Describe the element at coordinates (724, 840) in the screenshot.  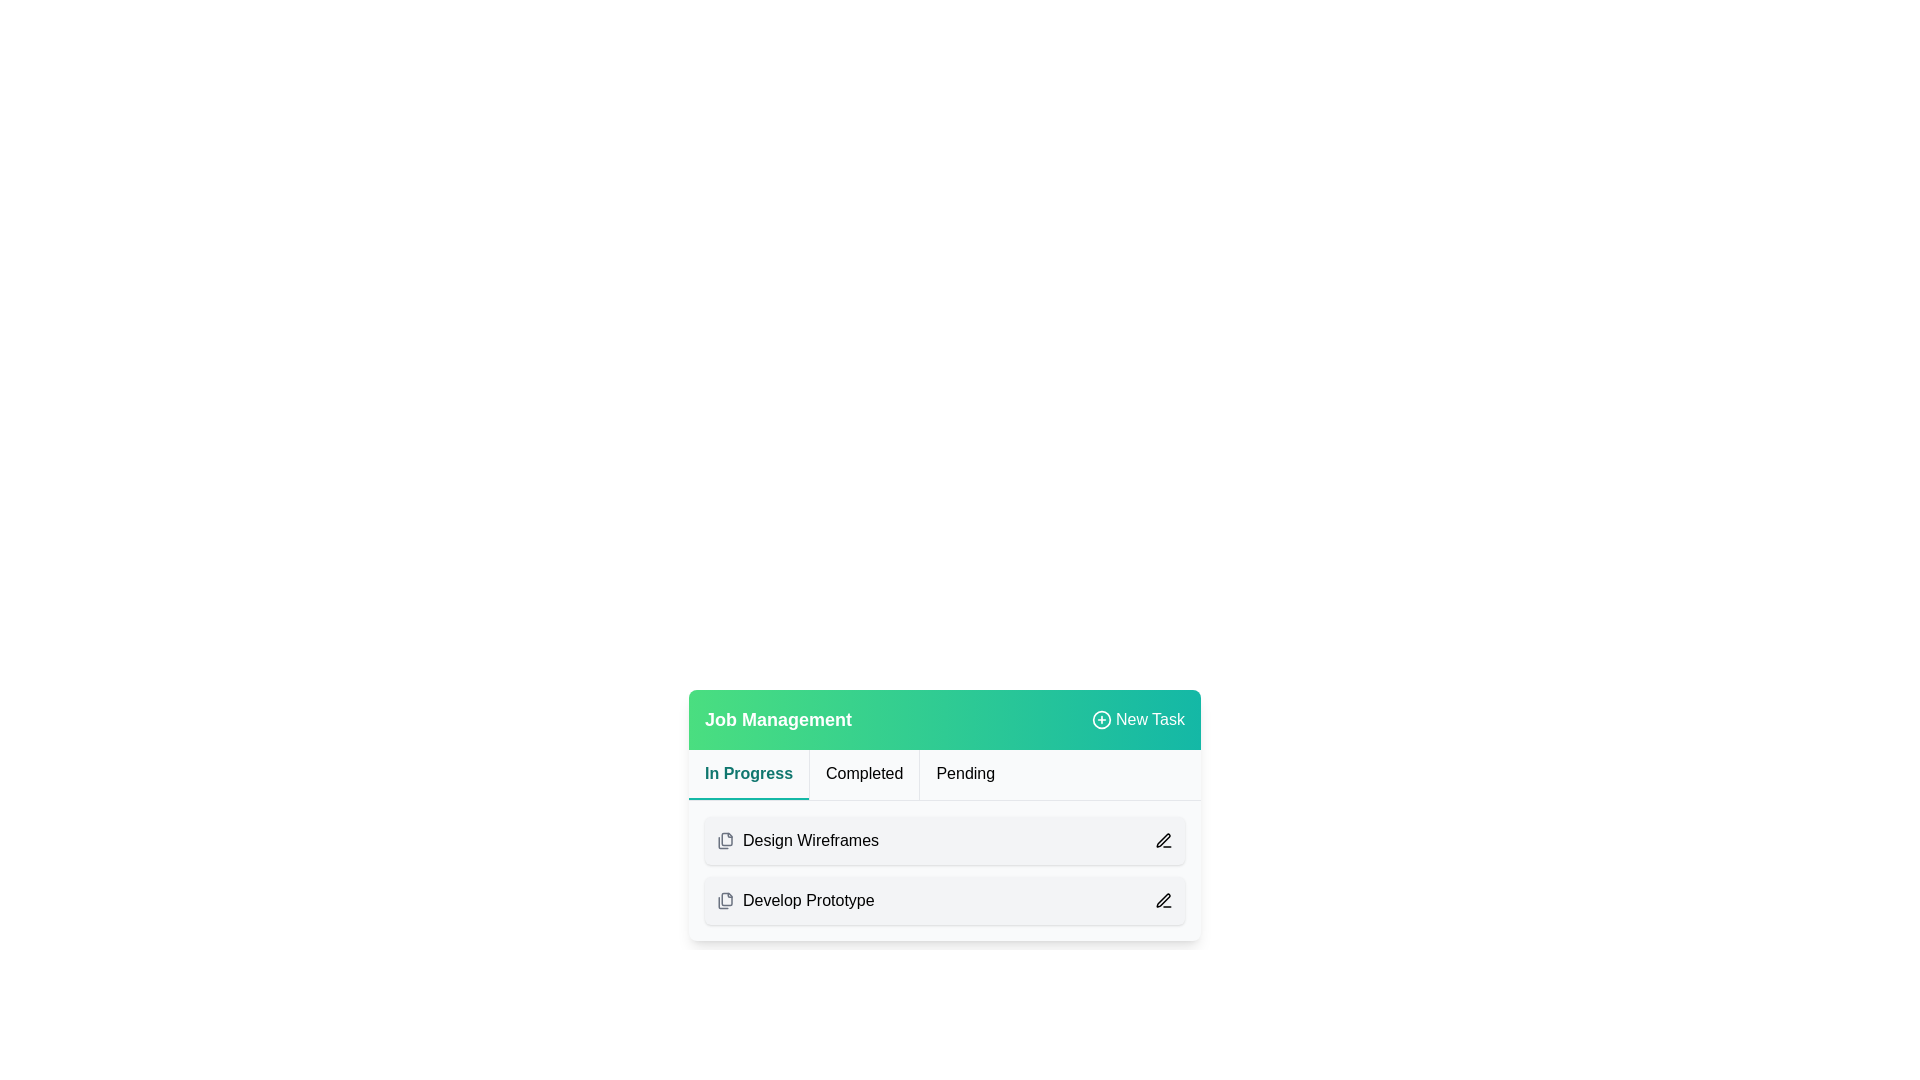
I see `the icon representing a stack of files, which is styled with a line-based design in gray color, located to the left of the text 'Design Wireframes' in the 'In Progress' tab of the 'Job Management' section` at that location.